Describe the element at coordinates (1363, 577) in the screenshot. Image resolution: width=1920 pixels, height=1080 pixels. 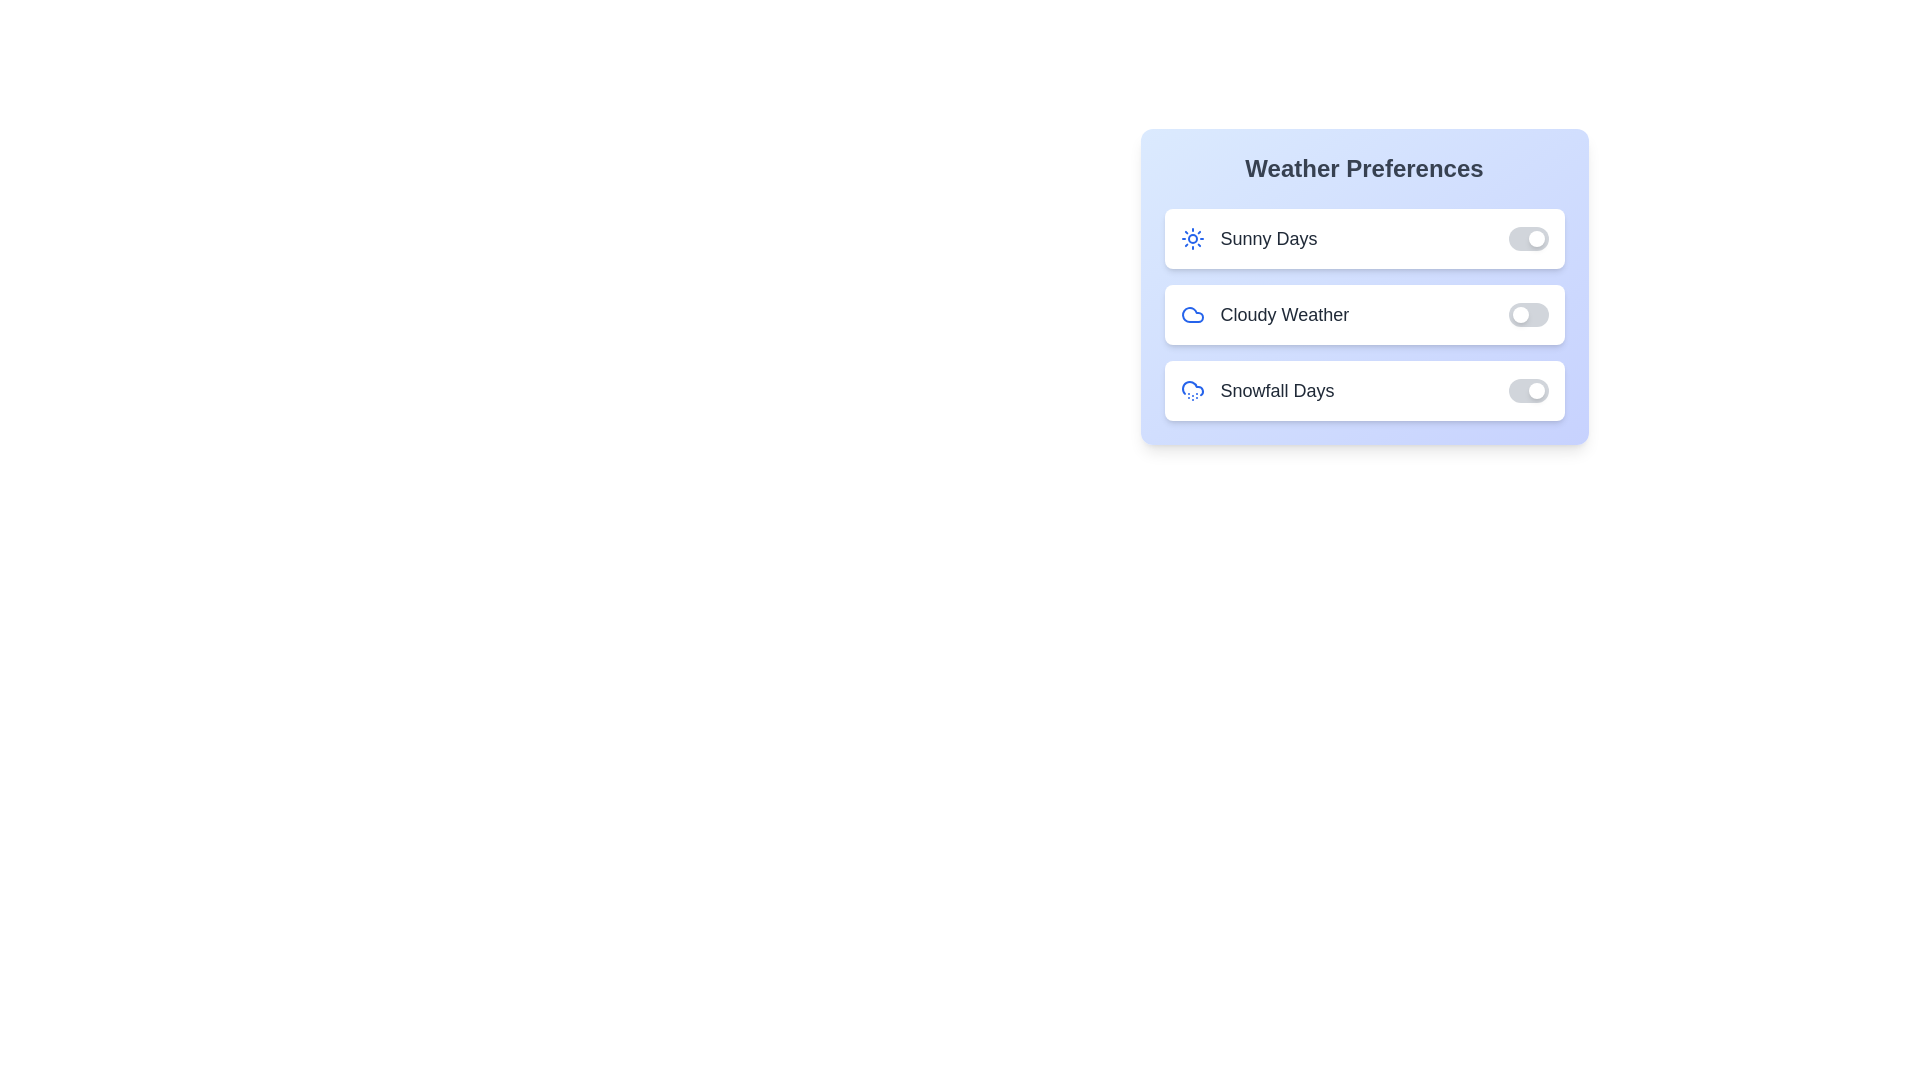
I see `the background area of the WeatherPreferencePanel component` at that location.